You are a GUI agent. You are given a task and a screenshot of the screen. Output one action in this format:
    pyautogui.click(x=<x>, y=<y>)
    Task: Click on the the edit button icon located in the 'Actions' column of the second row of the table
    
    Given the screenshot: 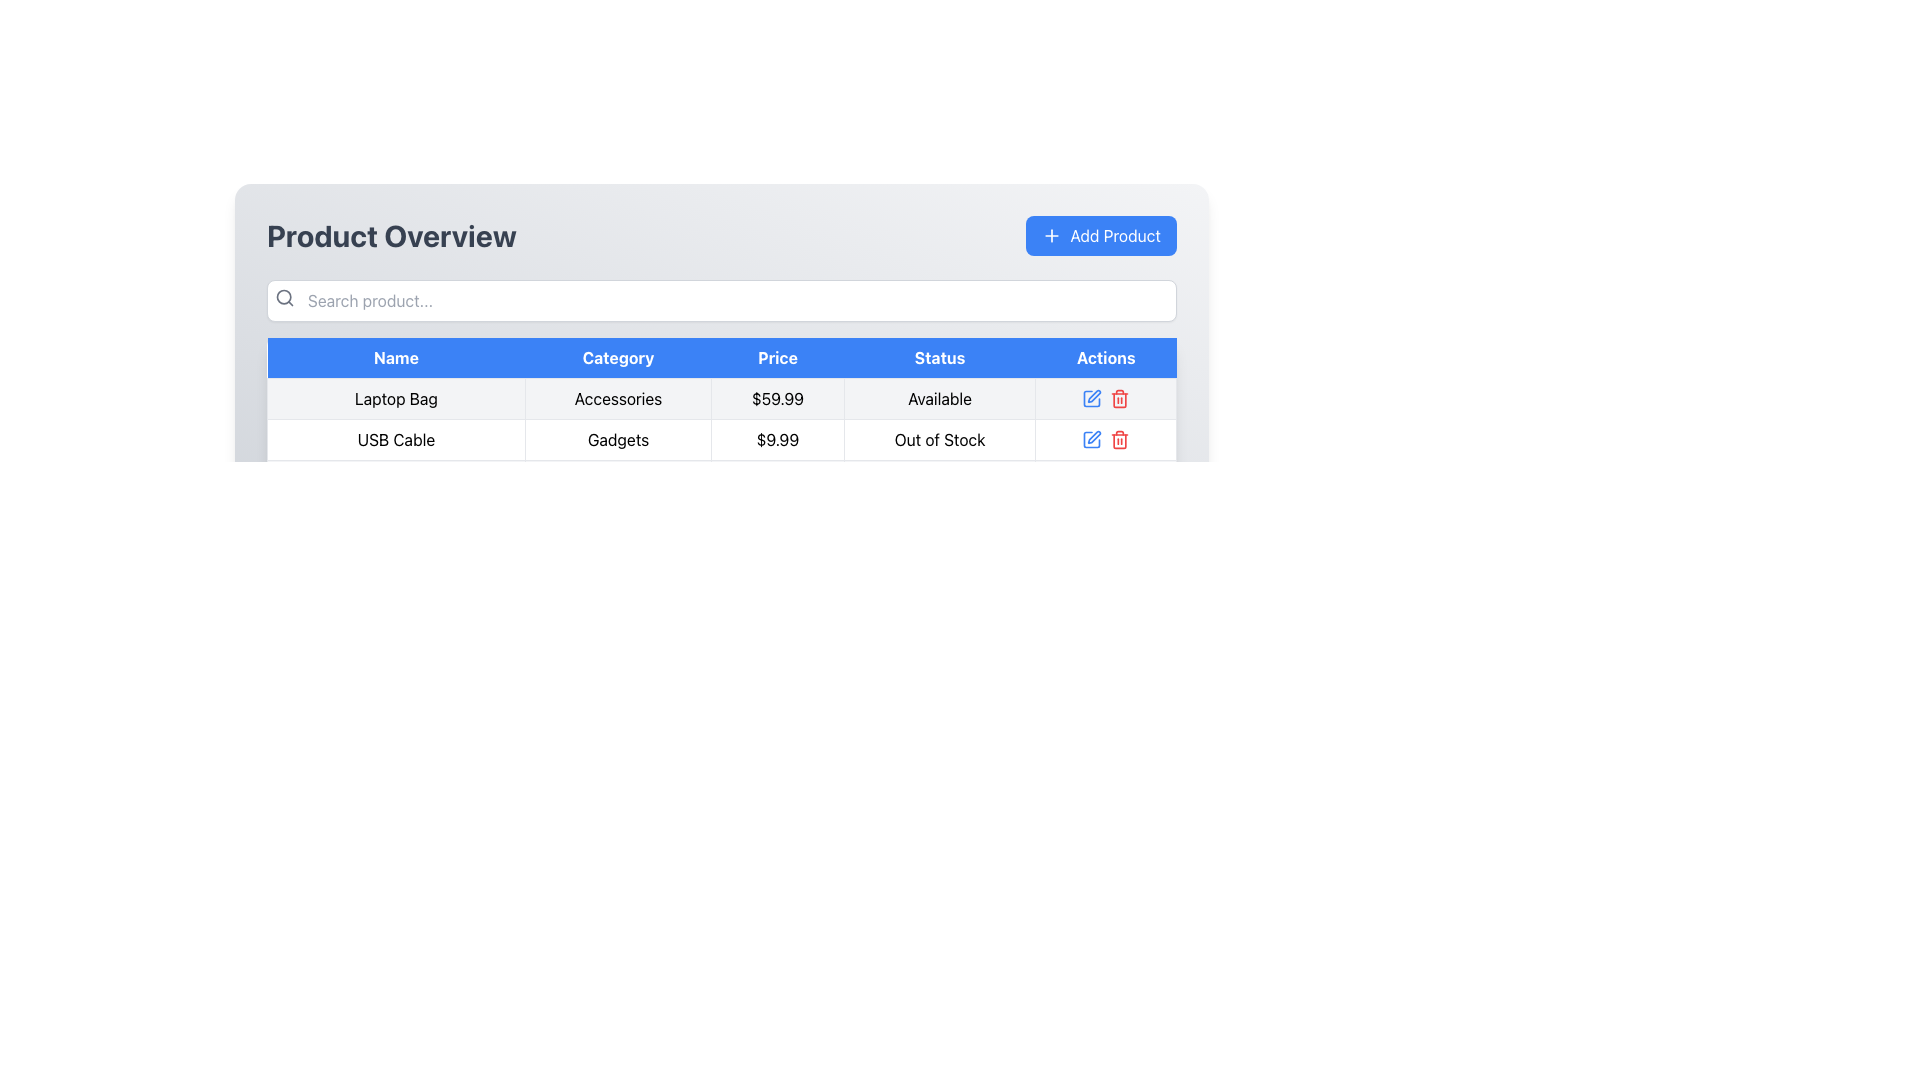 What is the action you would take?
    pyautogui.click(x=1091, y=398)
    